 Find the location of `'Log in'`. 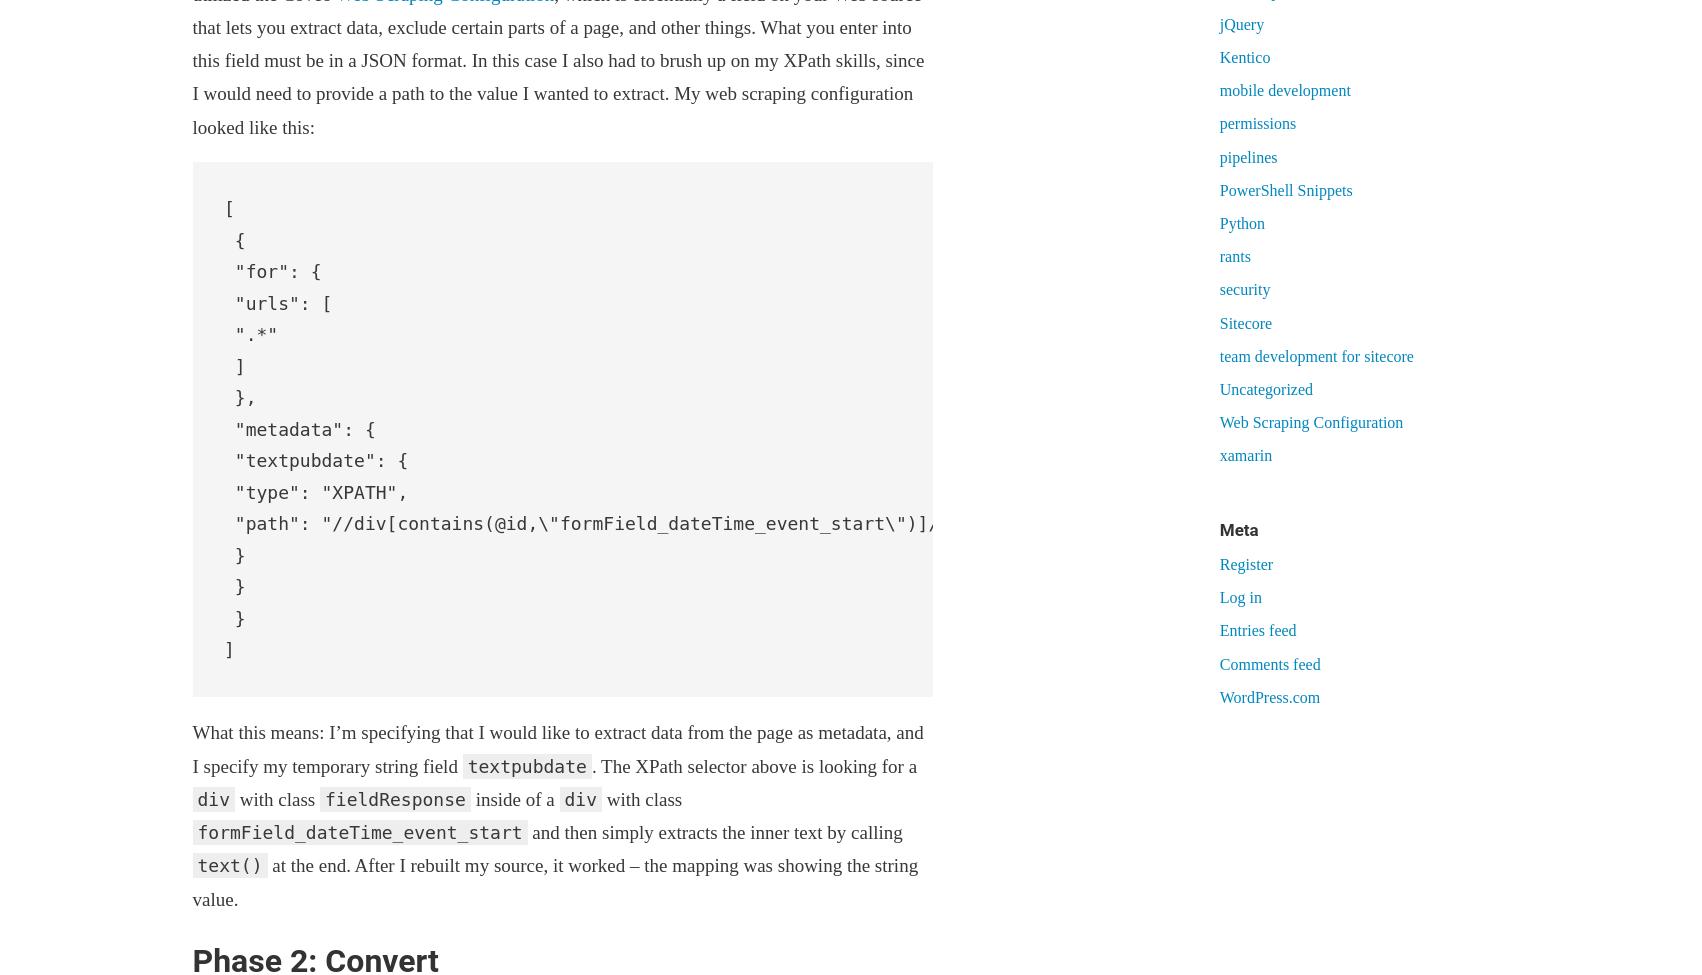

'Log in' is located at coordinates (1218, 597).